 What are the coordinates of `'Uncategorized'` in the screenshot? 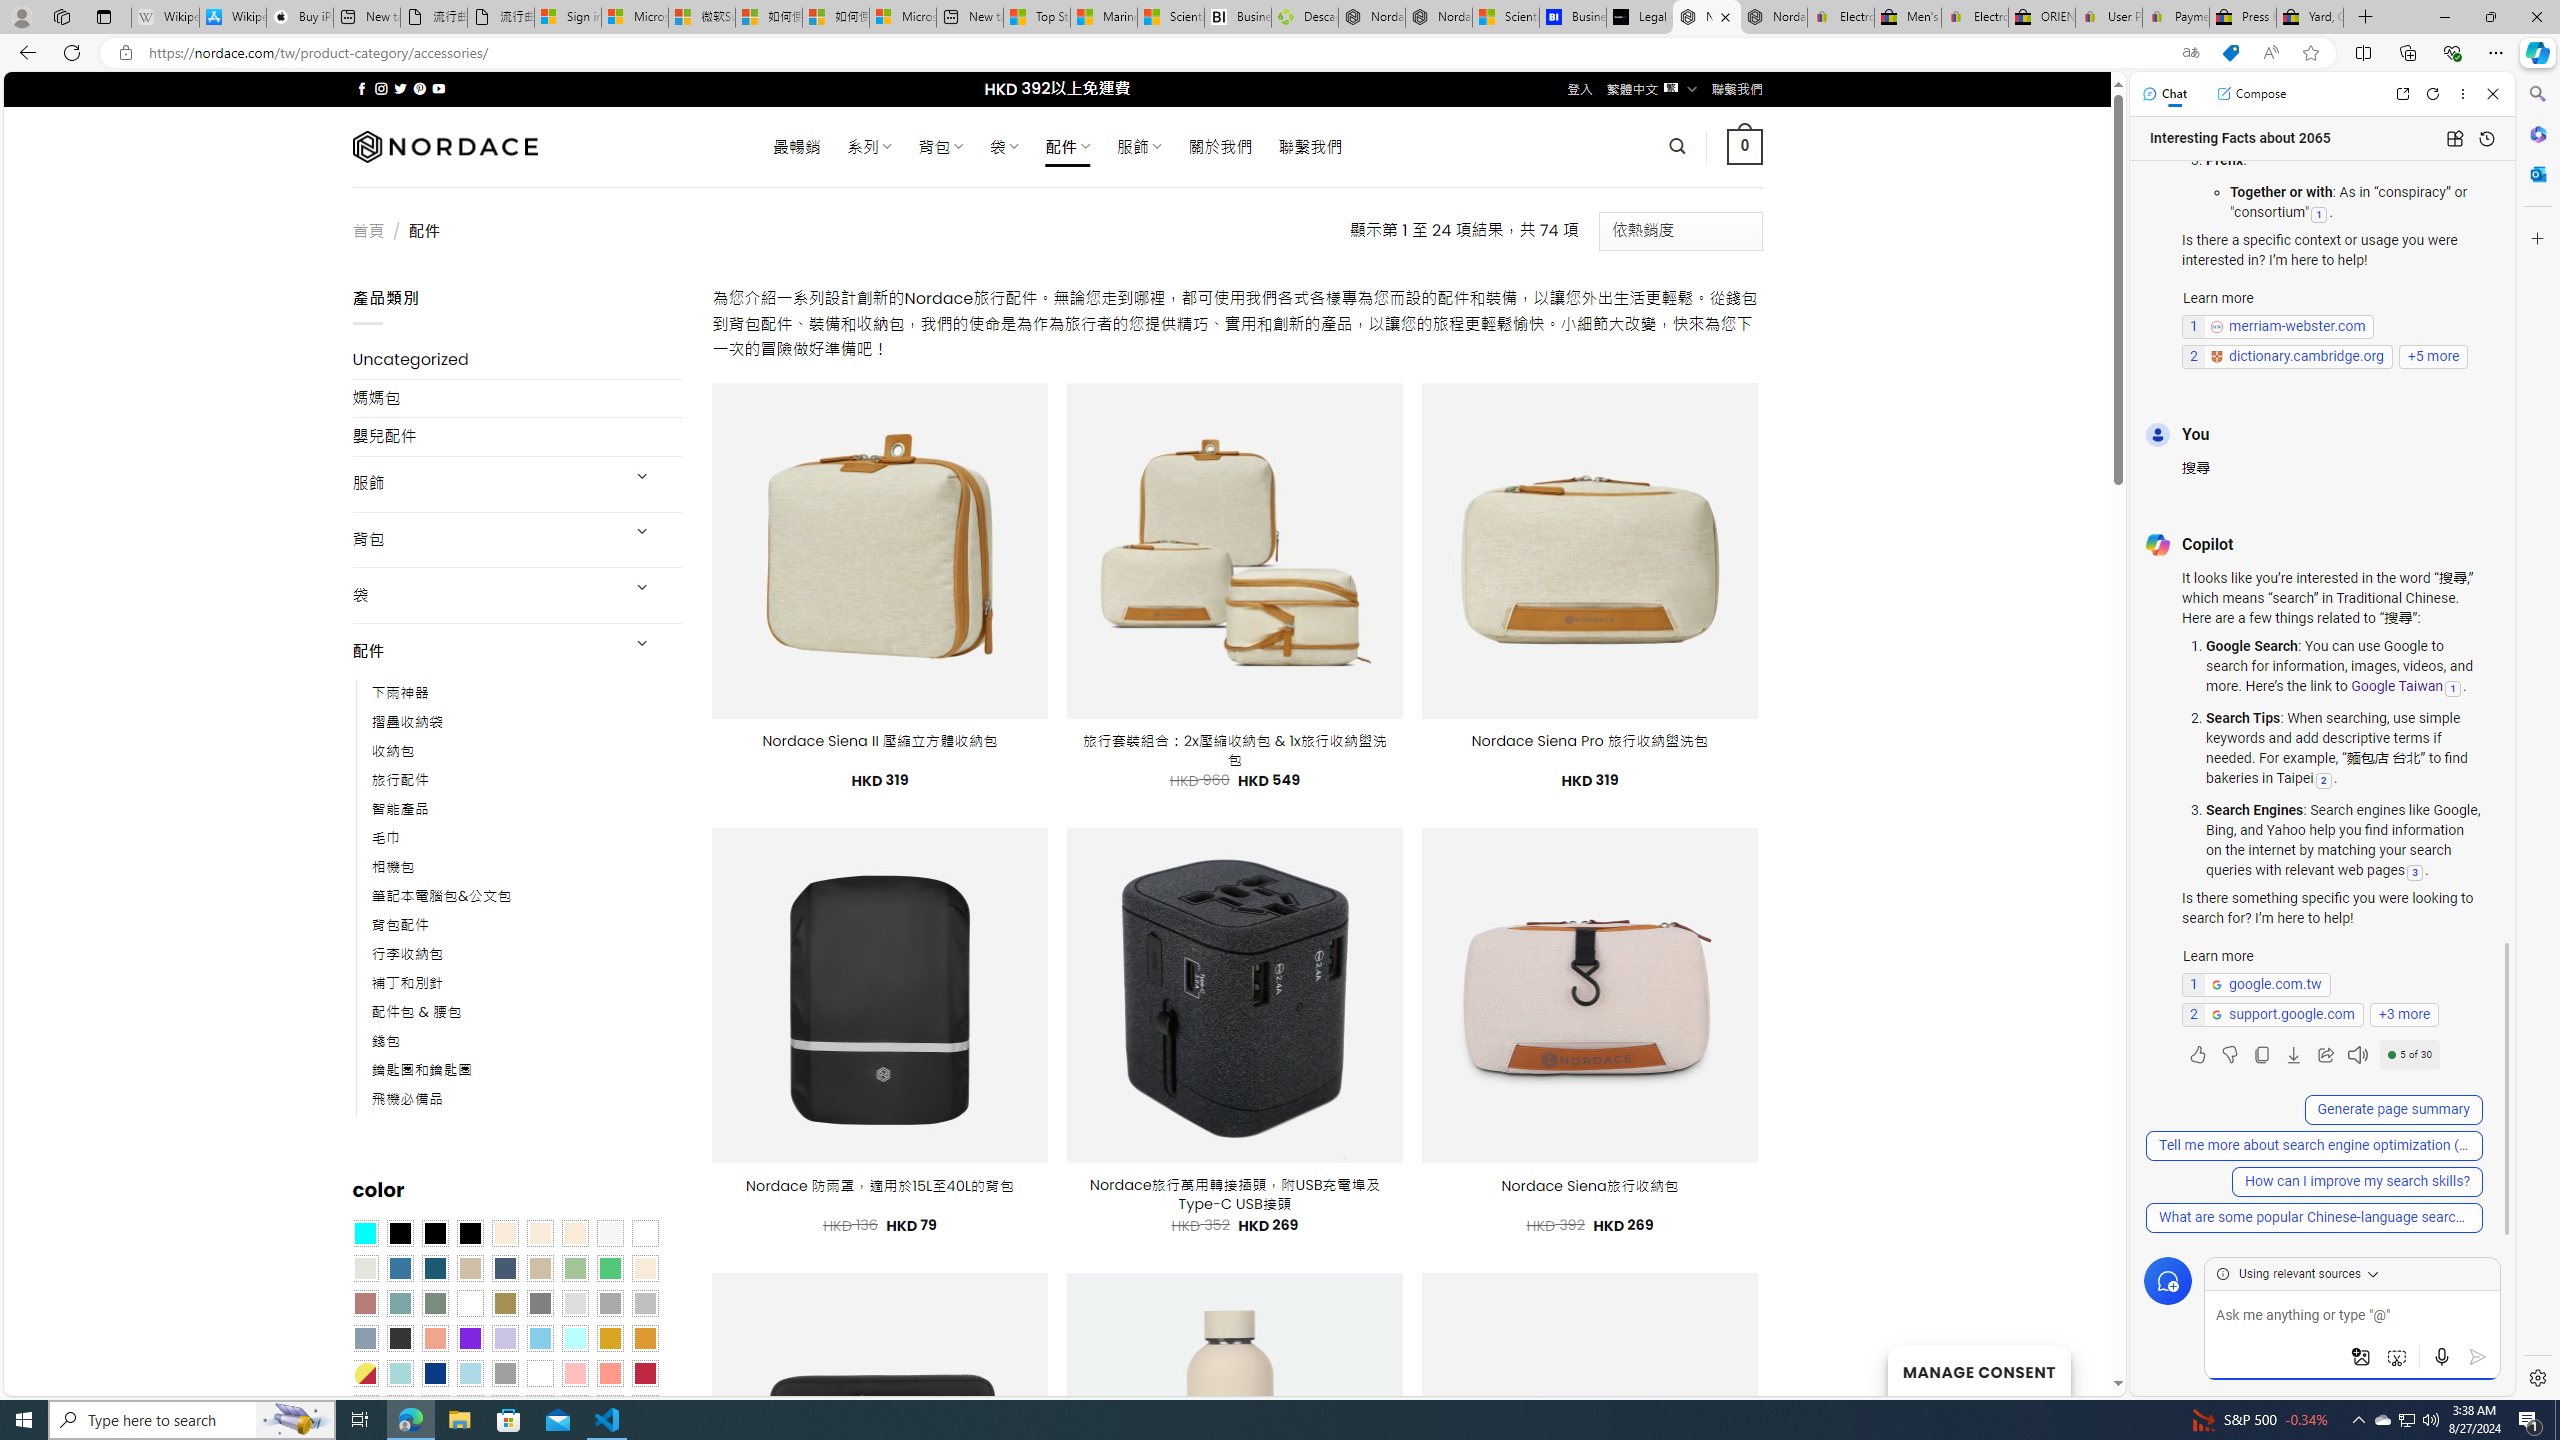 It's located at (517, 360).